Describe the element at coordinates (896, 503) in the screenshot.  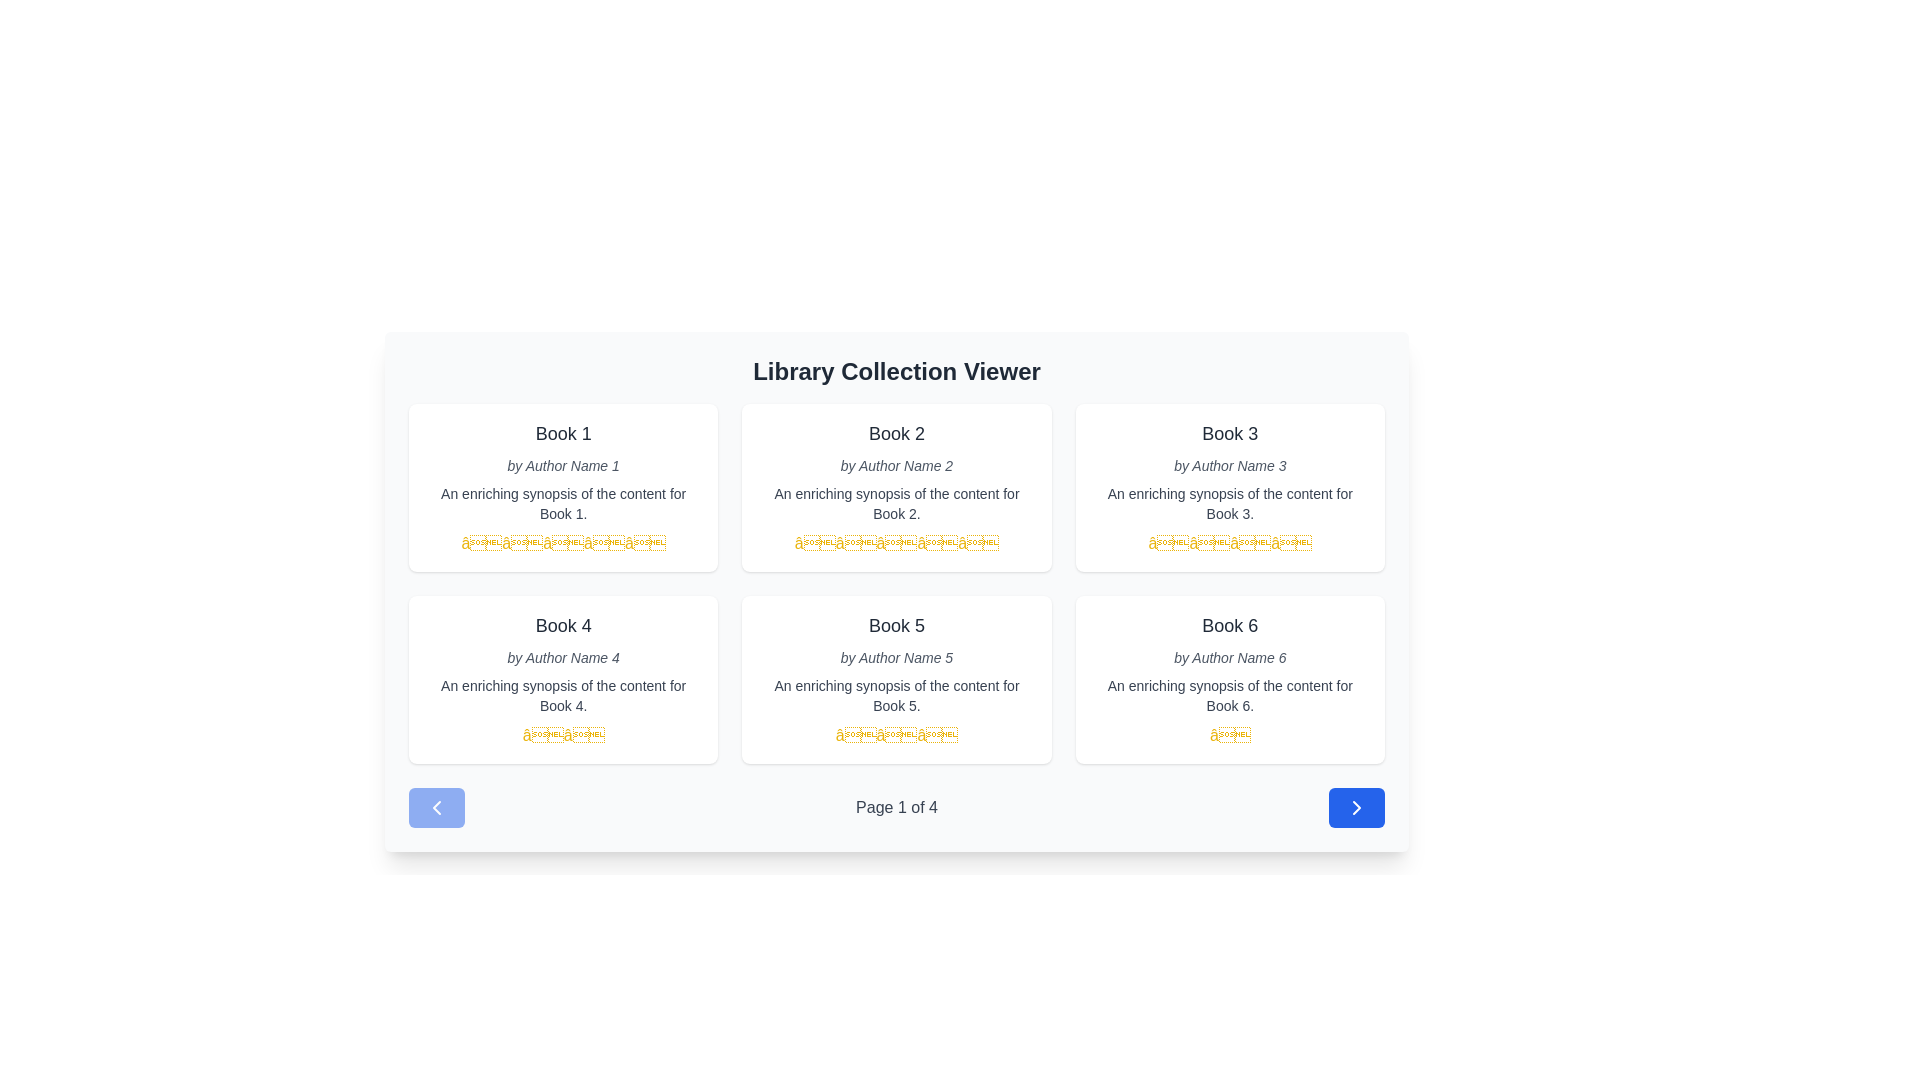
I see `the small gray text label located below the 'Book 2' title and author information in the second card of the grid layout` at that location.